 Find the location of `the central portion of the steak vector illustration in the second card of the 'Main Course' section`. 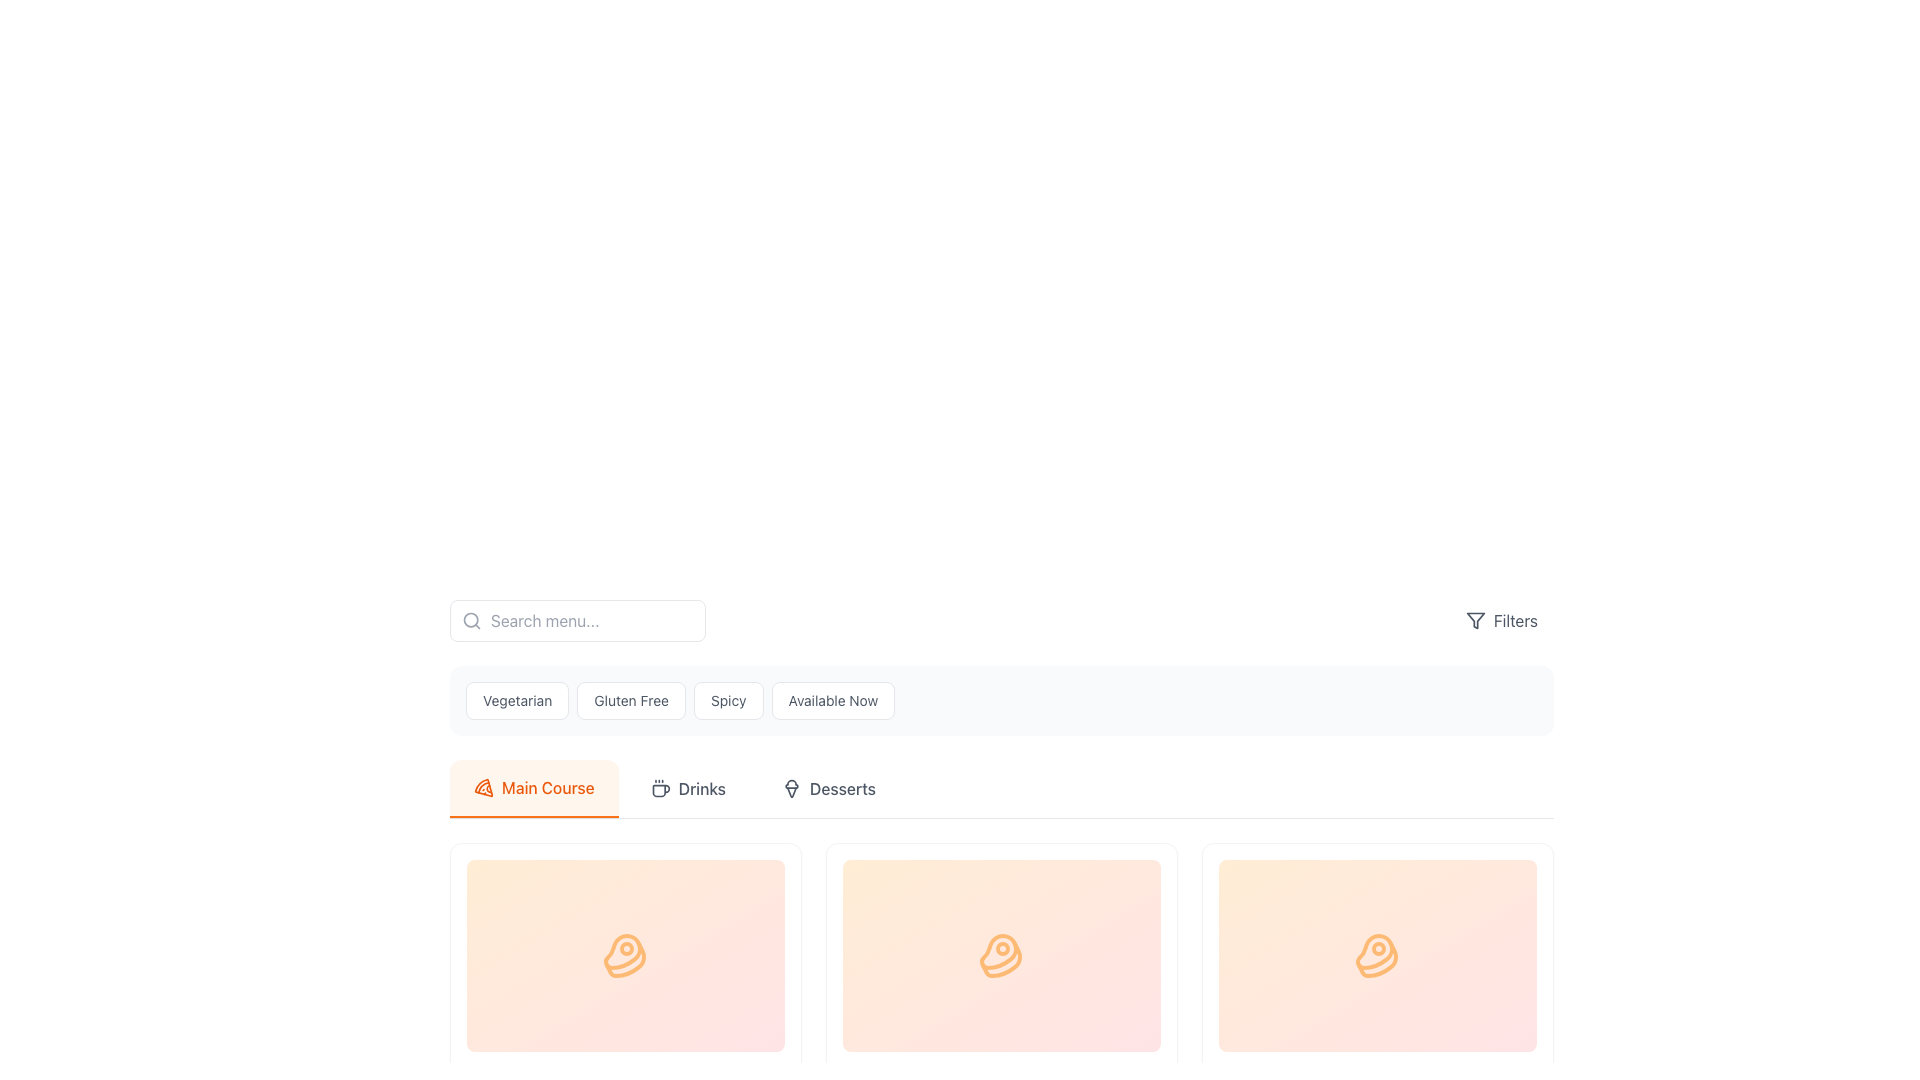

the central portion of the steak vector illustration in the second card of the 'Main Course' section is located at coordinates (1373, 951).